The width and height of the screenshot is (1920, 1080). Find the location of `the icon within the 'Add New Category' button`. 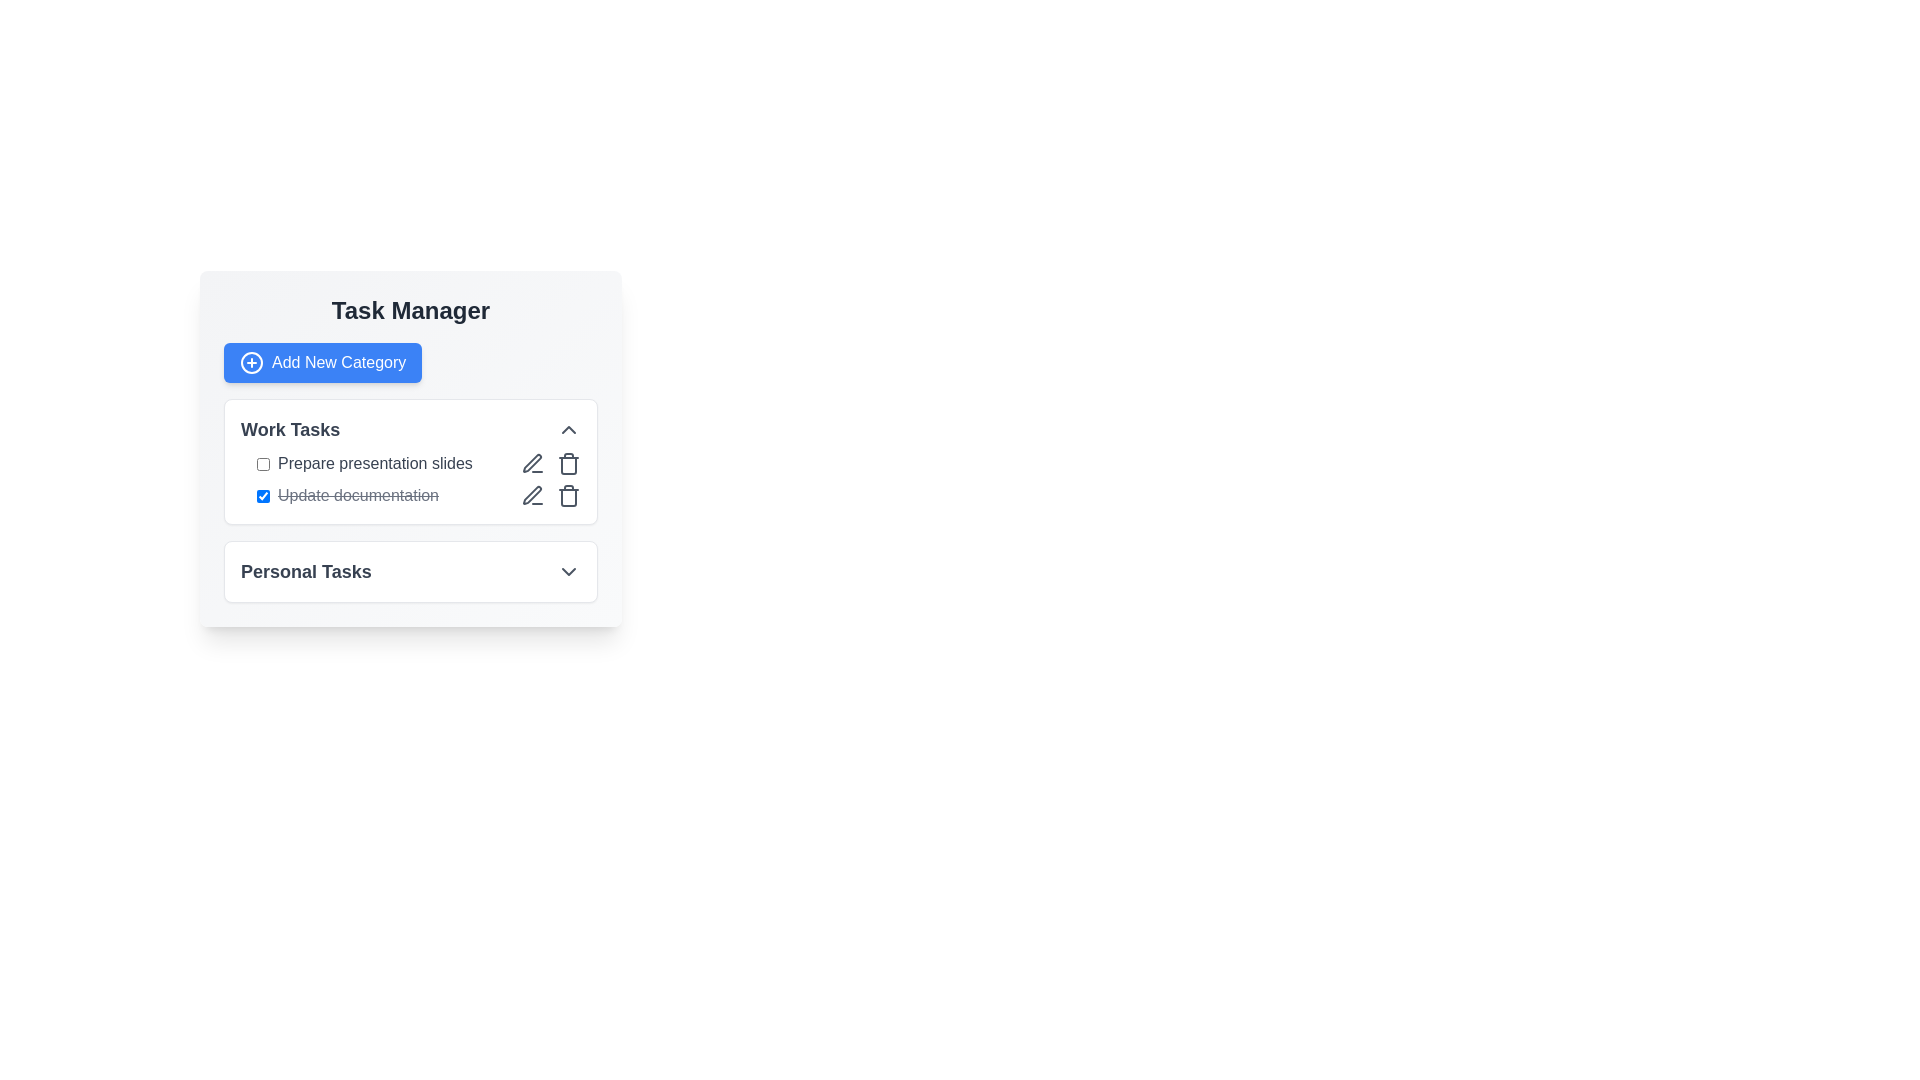

the icon within the 'Add New Category' button is located at coordinates (251, 362).